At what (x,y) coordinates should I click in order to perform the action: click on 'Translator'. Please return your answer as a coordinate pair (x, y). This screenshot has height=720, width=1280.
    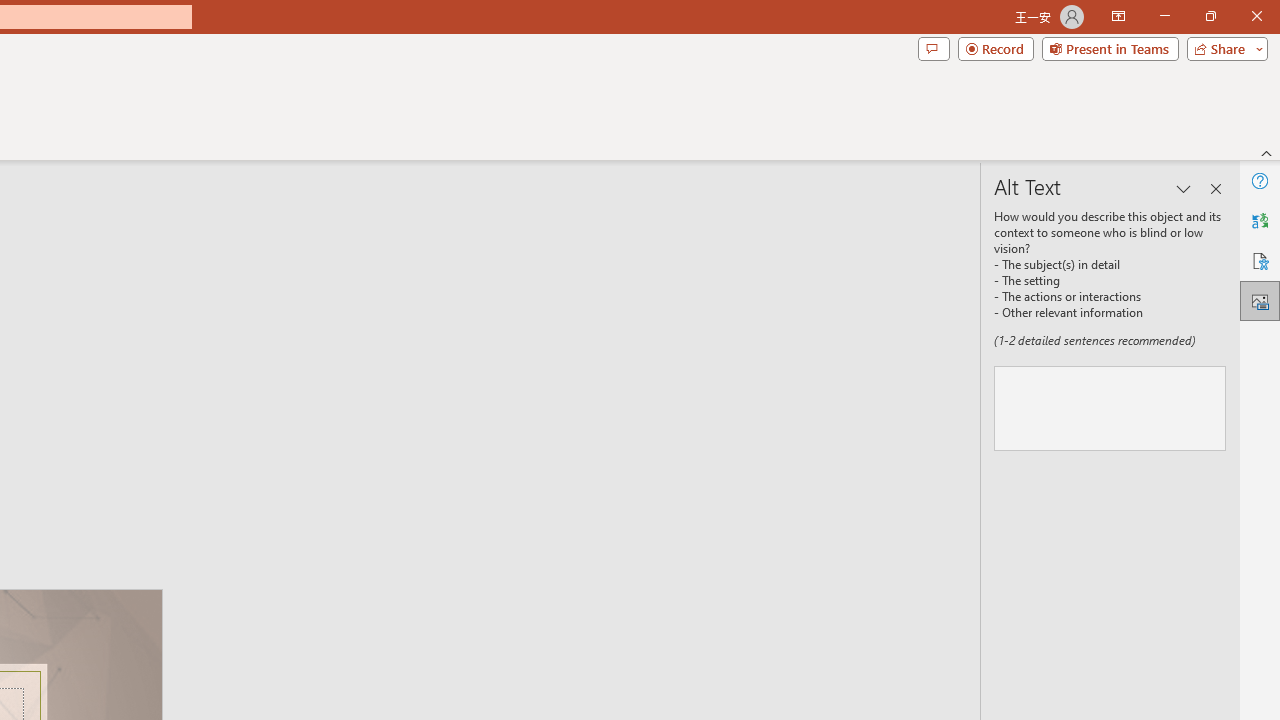
    Looking at the image, I should click on (1259, 221).